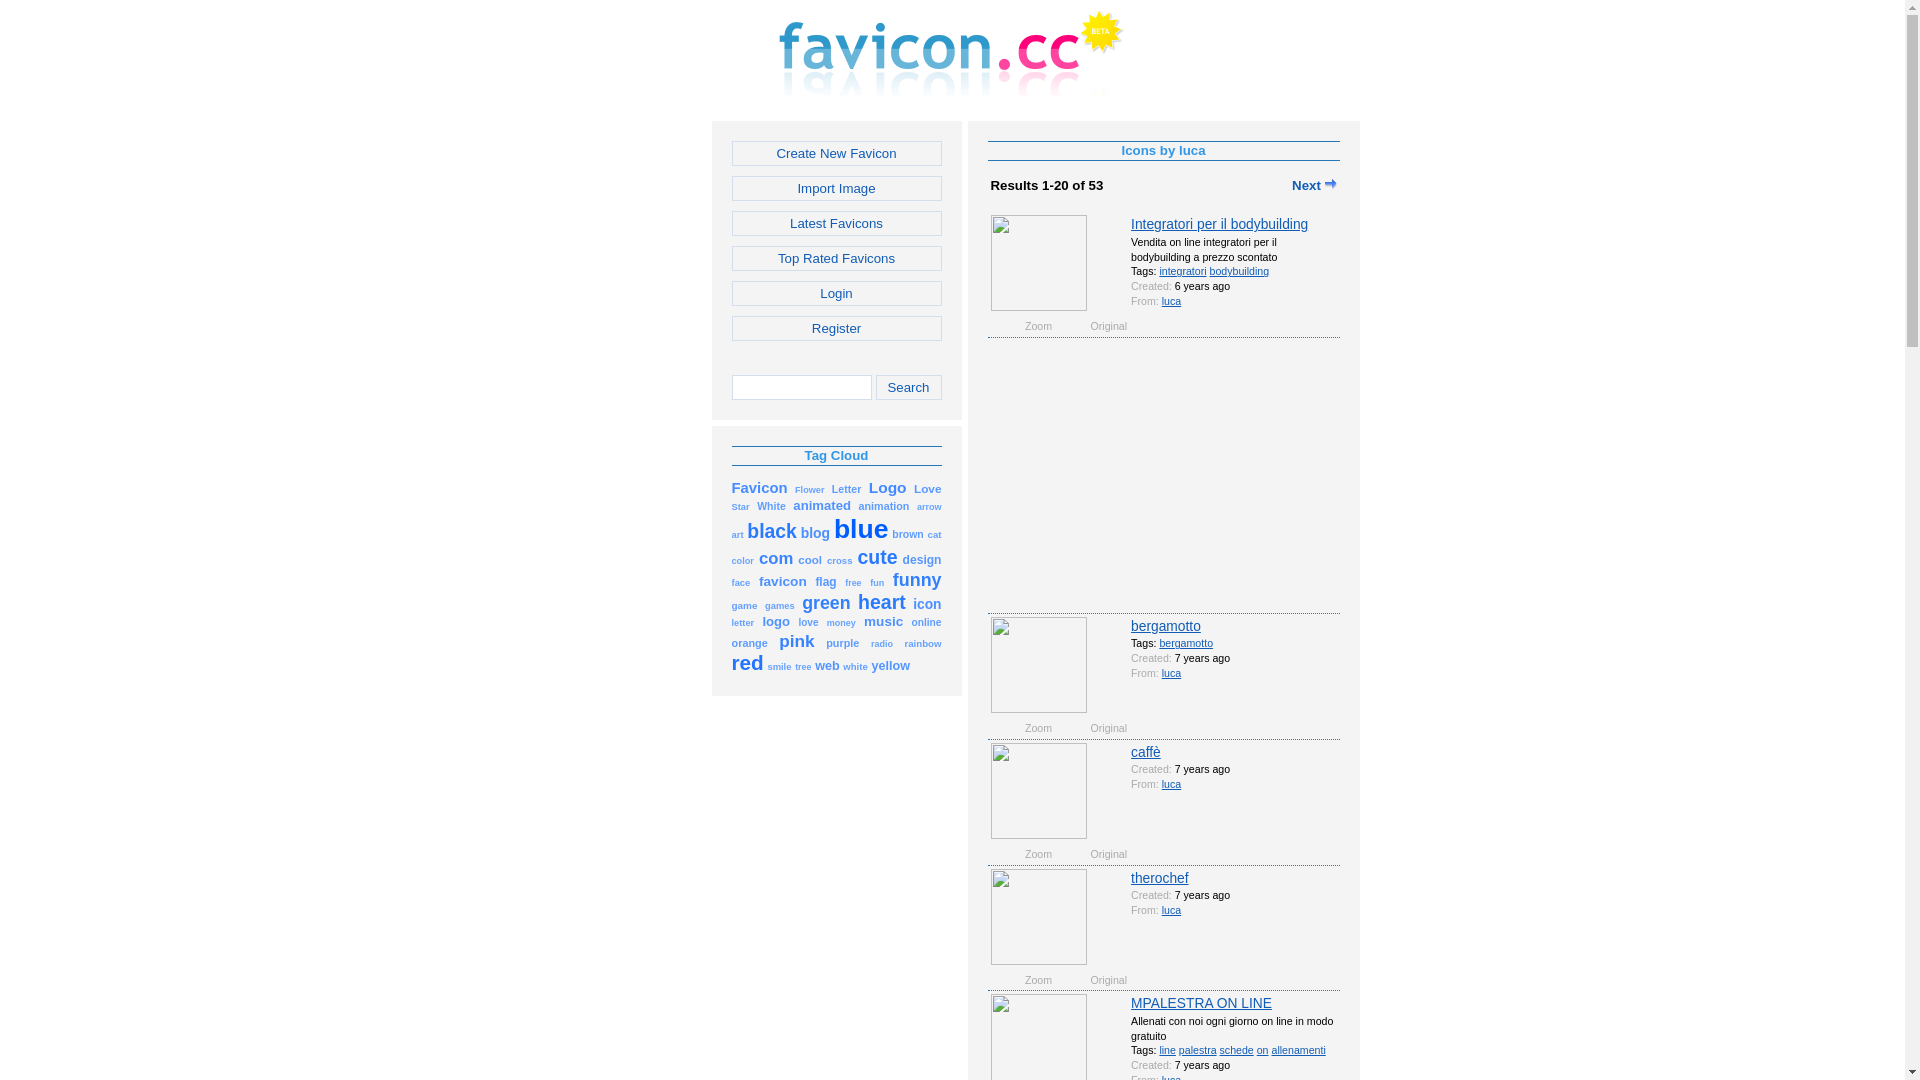 This screenshot has width=1920, height=1080. I want to click on 'art', so click(730, 532).